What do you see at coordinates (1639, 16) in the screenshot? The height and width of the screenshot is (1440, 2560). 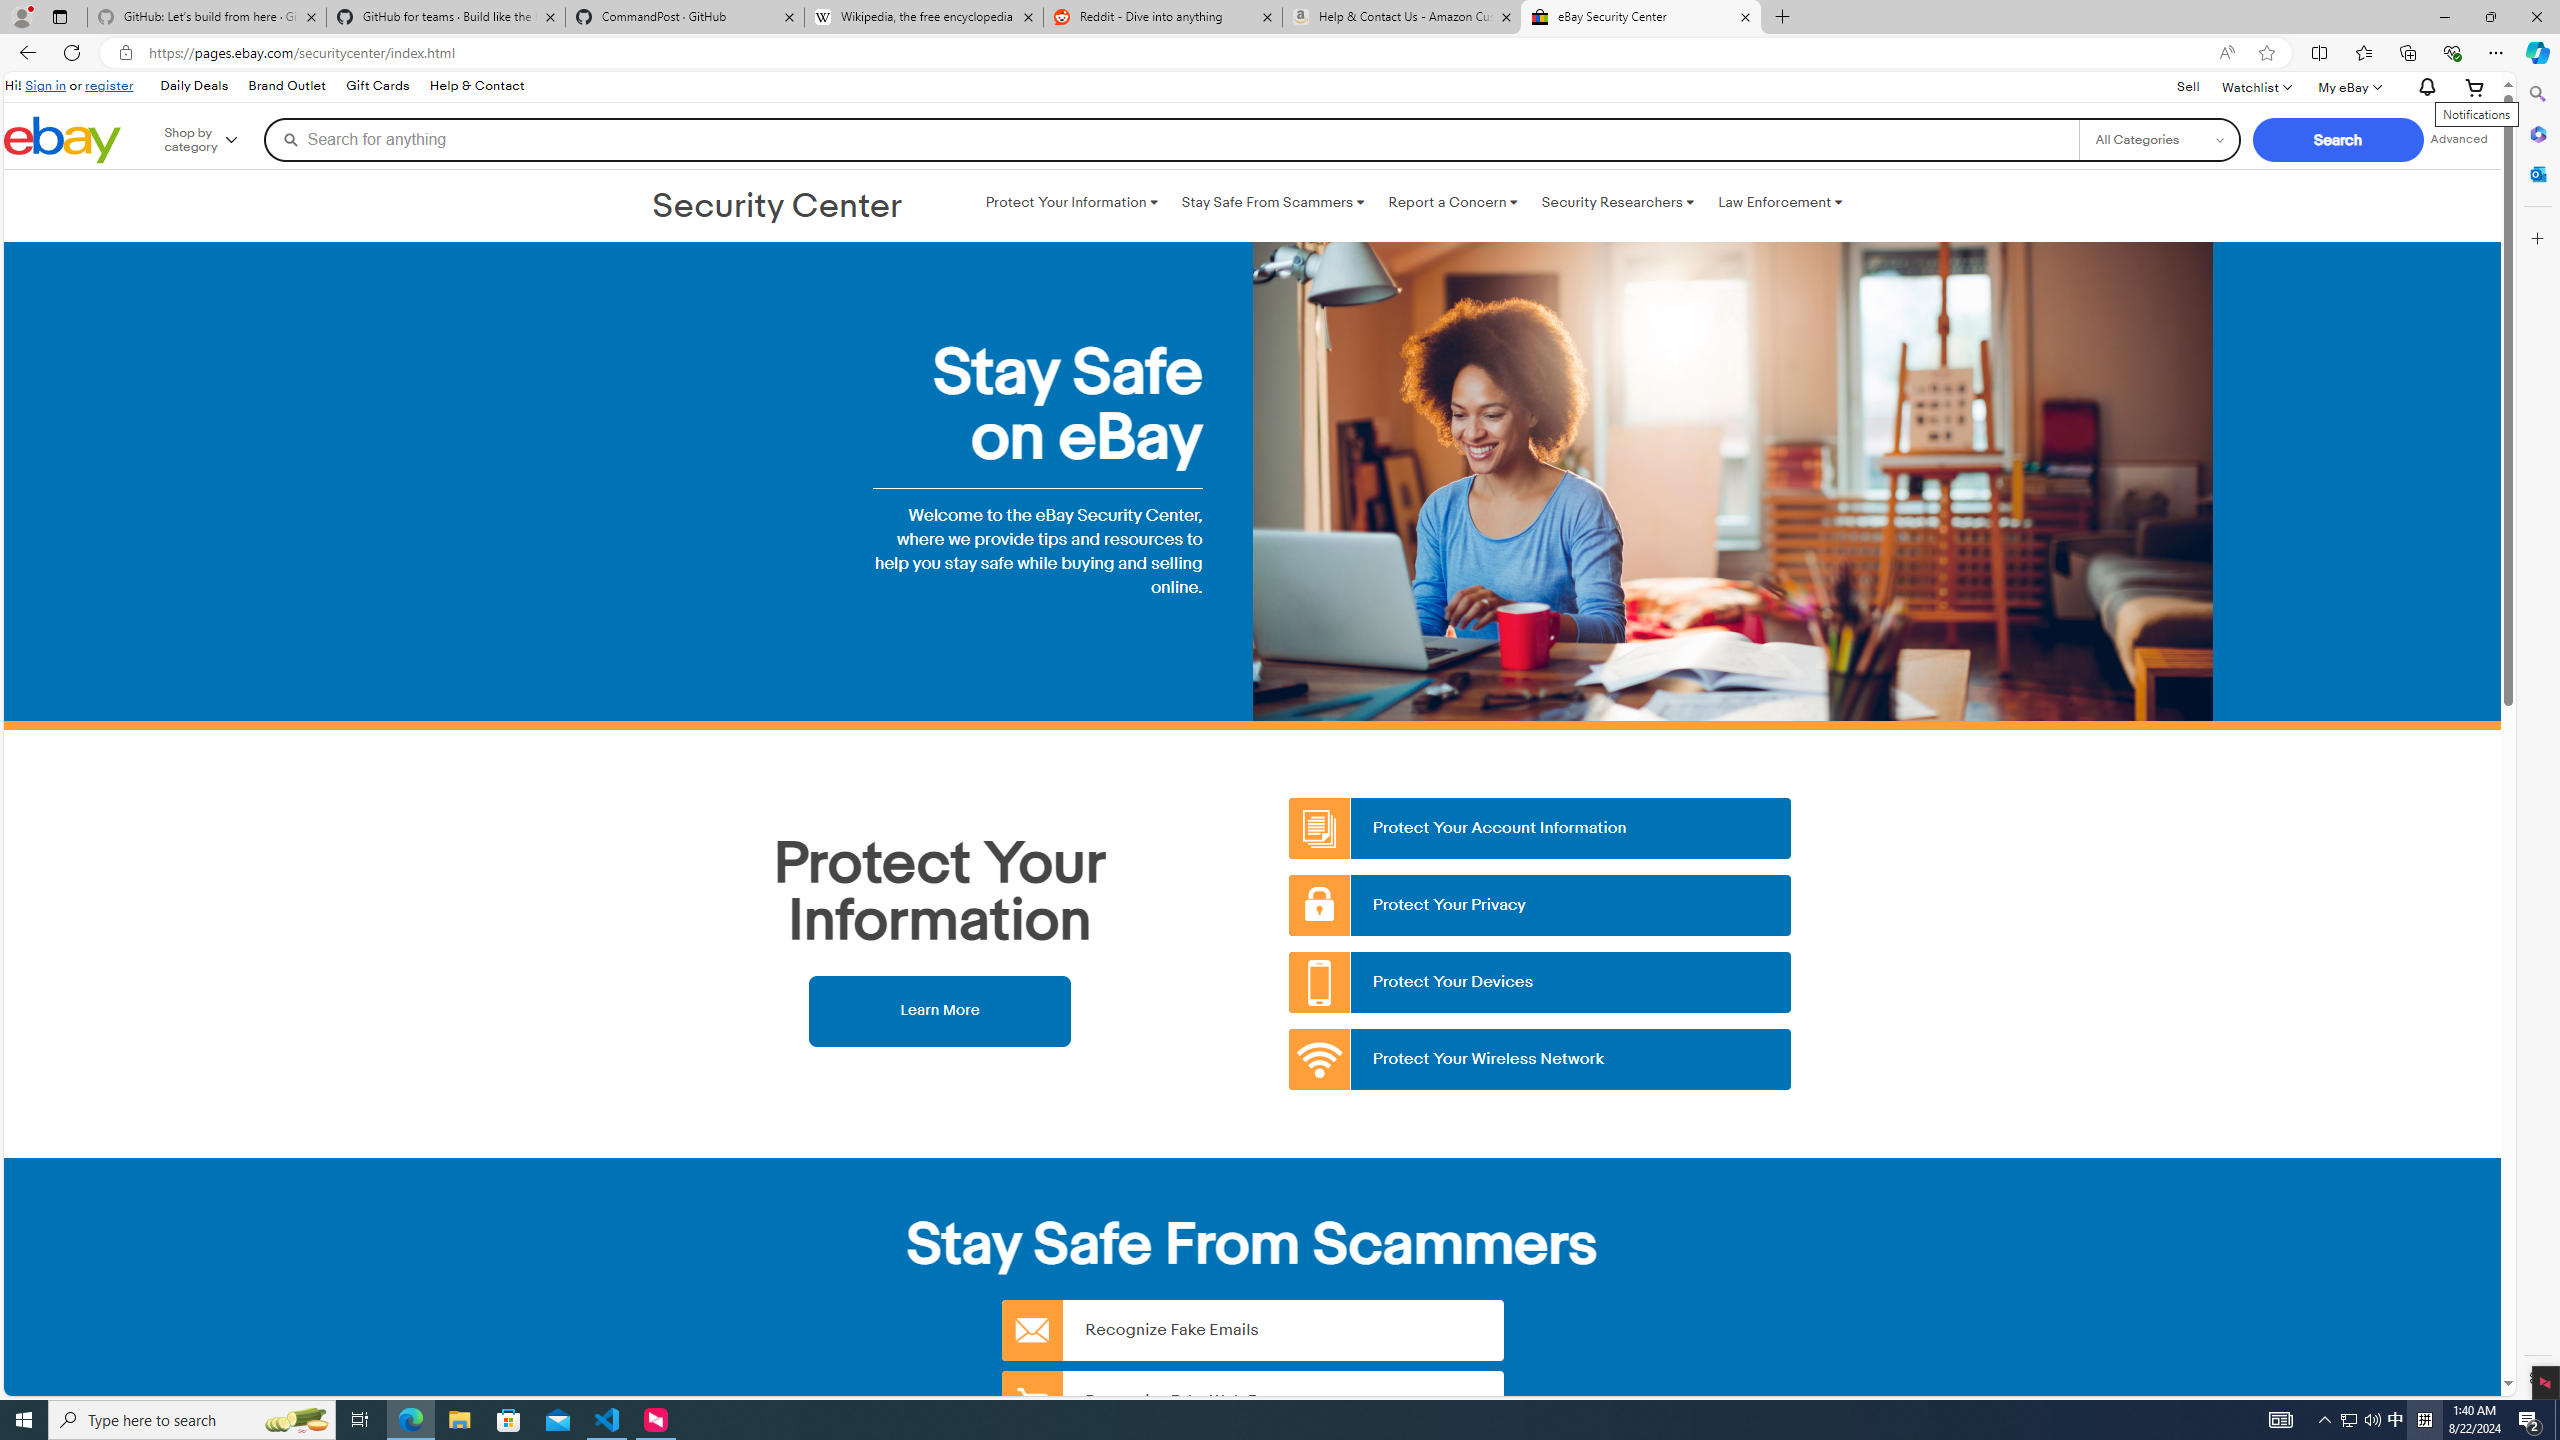 I see `'eBay Security Center'` at bounding box center [1639, 16].